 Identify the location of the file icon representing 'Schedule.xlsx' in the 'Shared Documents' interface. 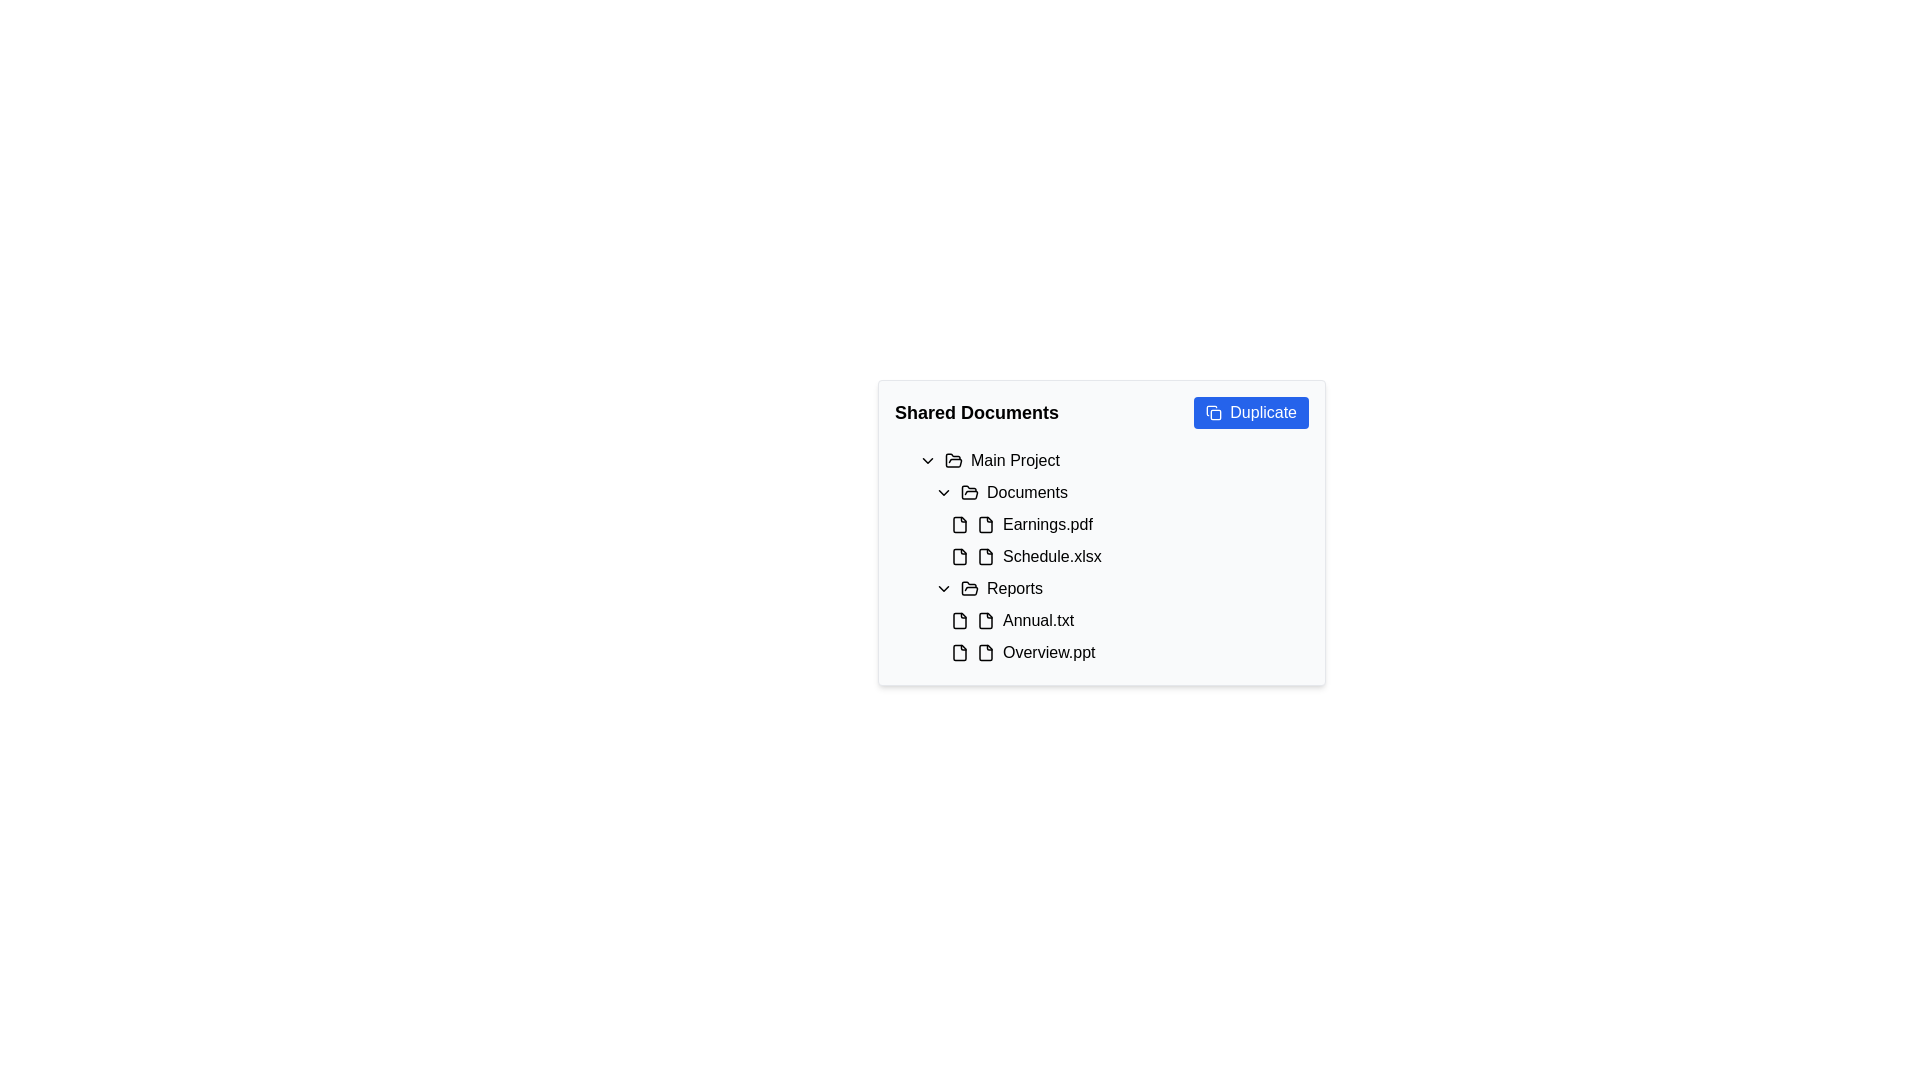
(985, 556).